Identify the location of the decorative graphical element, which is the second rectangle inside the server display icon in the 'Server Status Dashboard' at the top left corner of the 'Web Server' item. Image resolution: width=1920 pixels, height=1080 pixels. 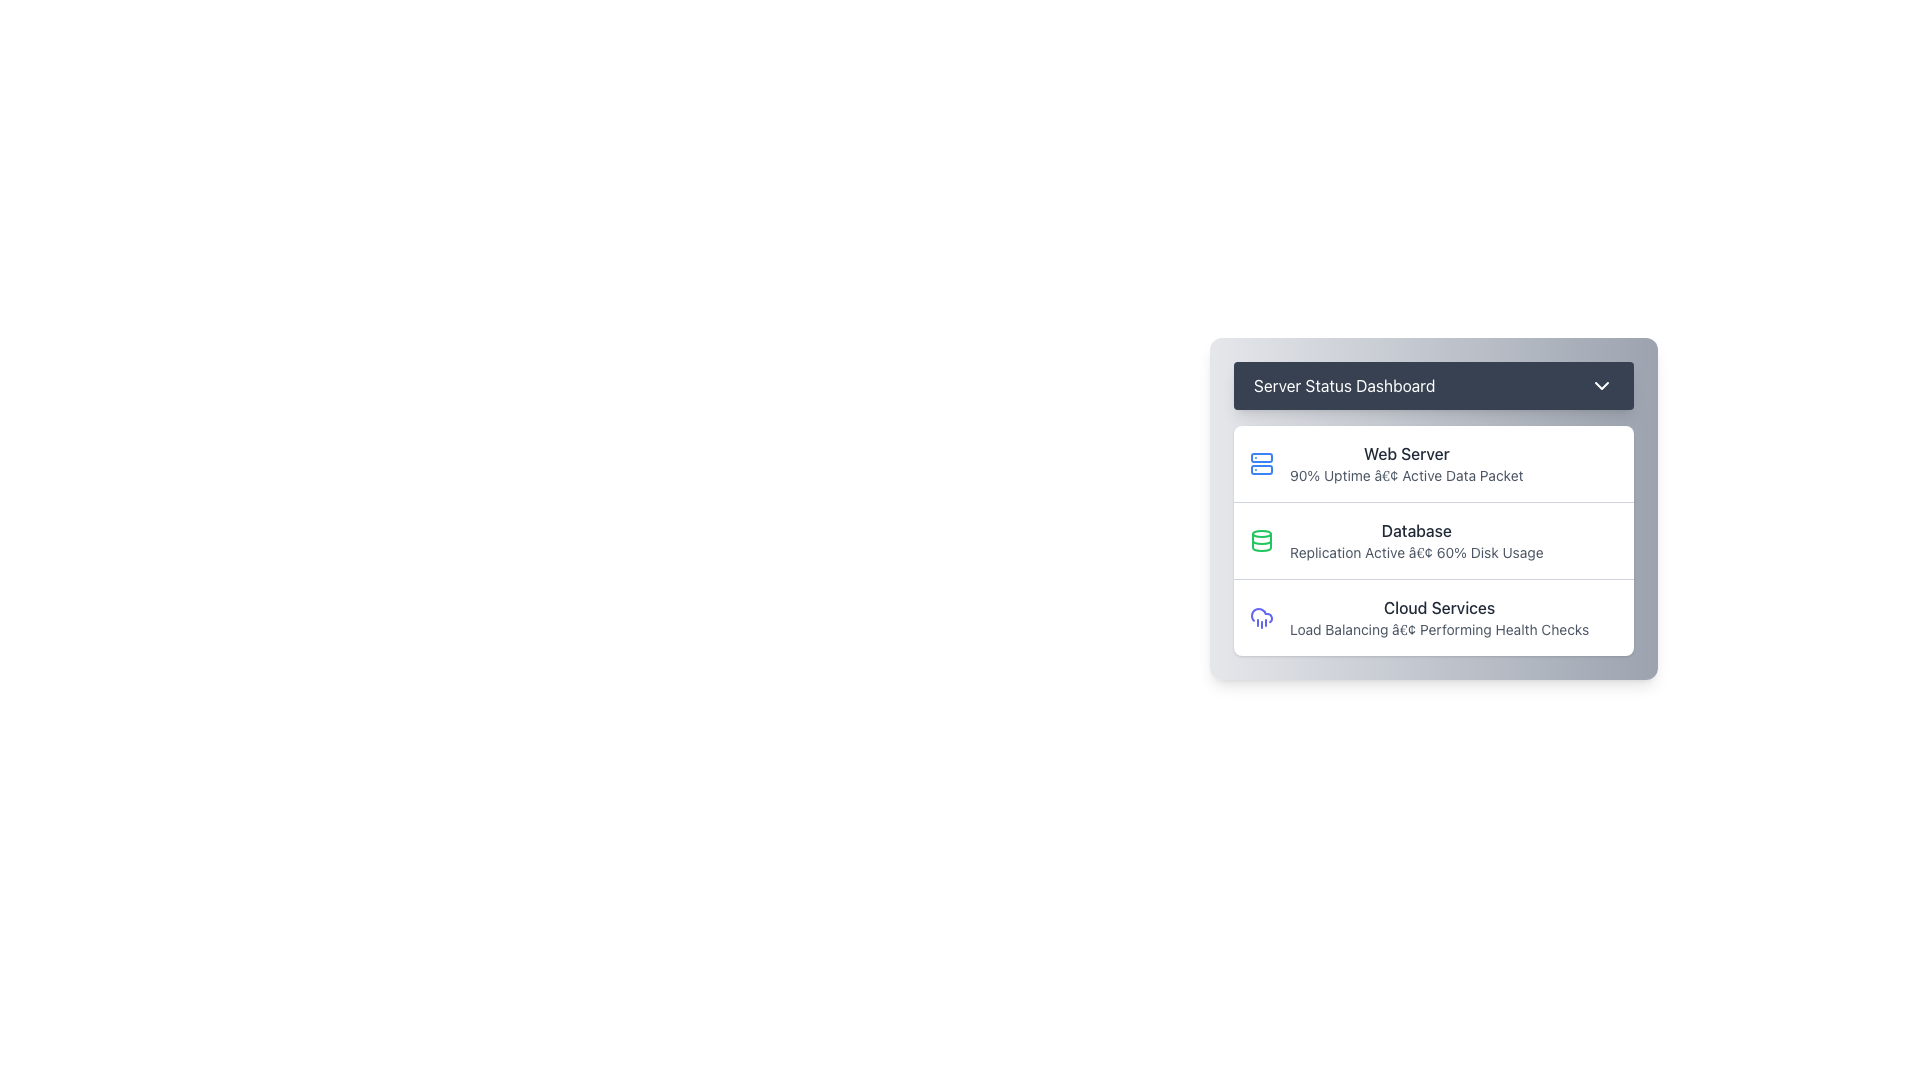
(1261, 470).